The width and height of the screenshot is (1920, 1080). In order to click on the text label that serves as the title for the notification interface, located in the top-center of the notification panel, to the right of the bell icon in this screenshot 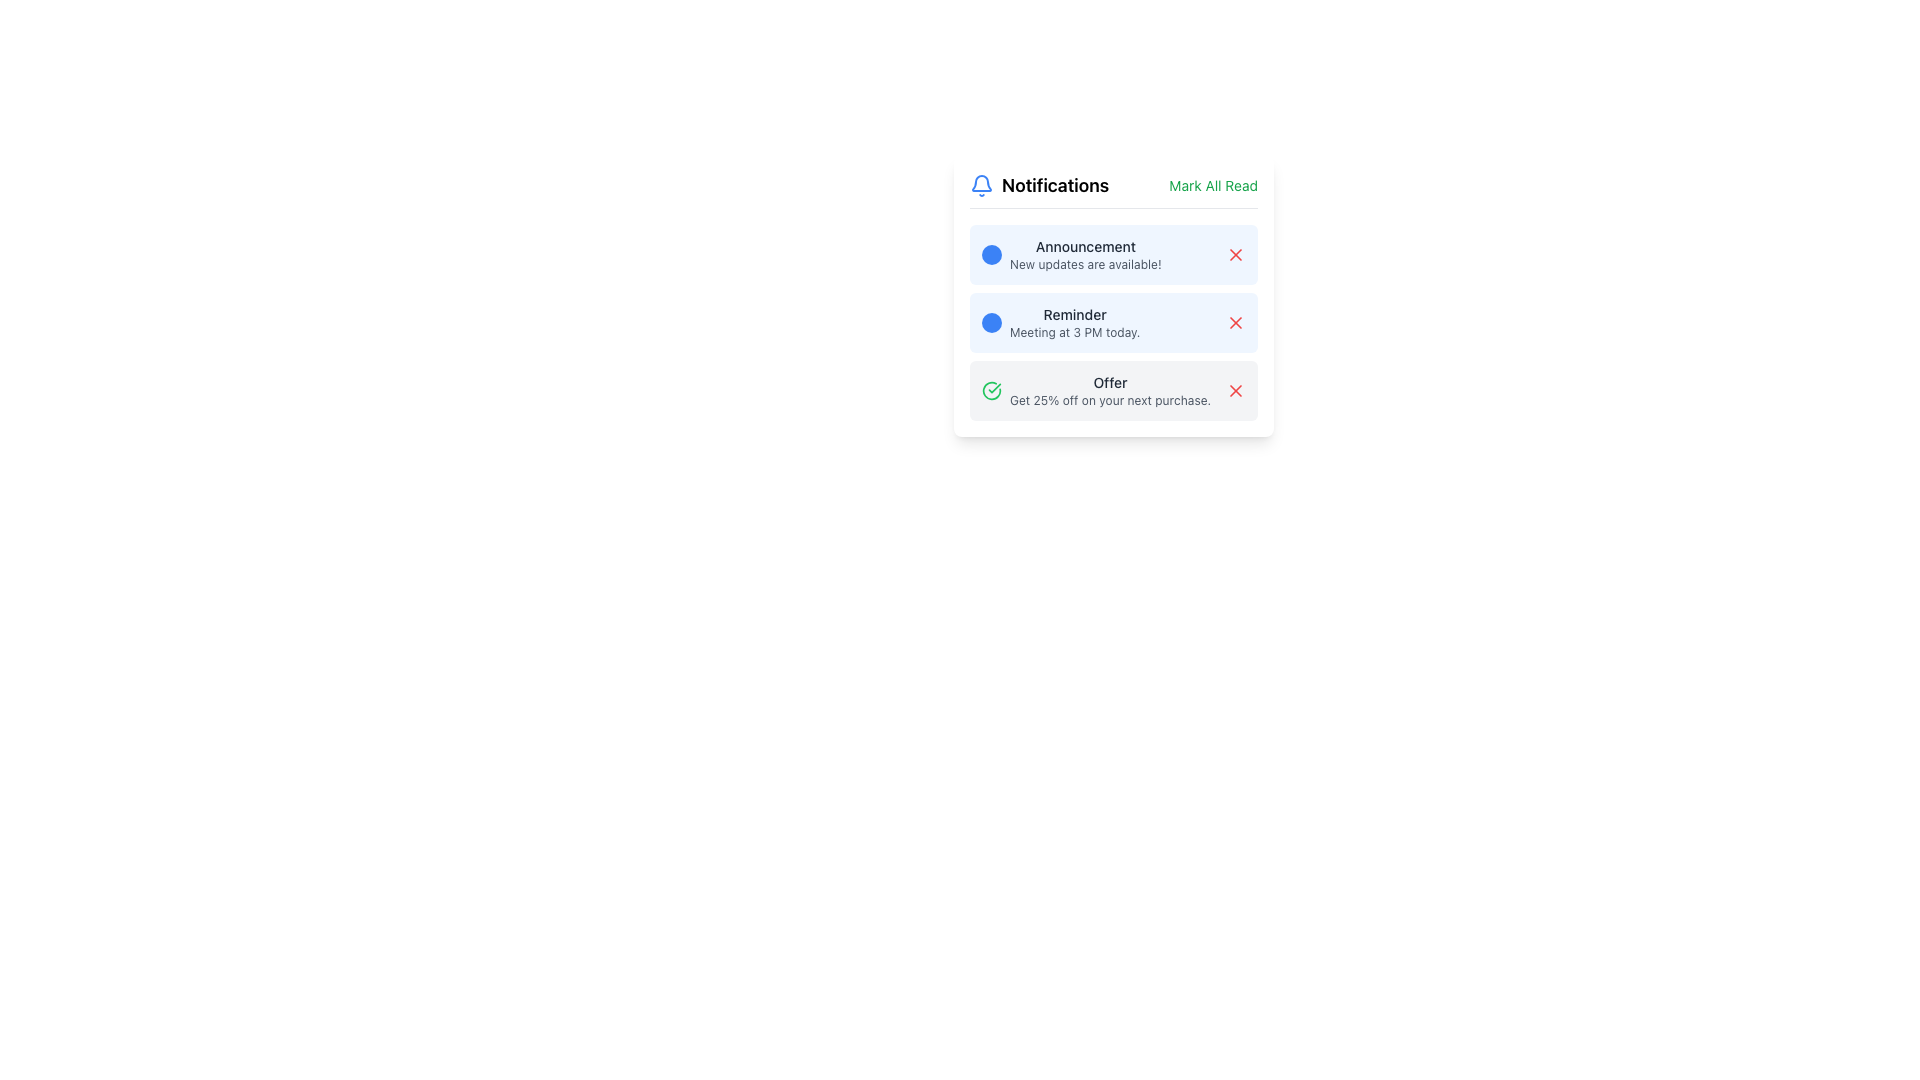, I will do `click(1054, 185)`.